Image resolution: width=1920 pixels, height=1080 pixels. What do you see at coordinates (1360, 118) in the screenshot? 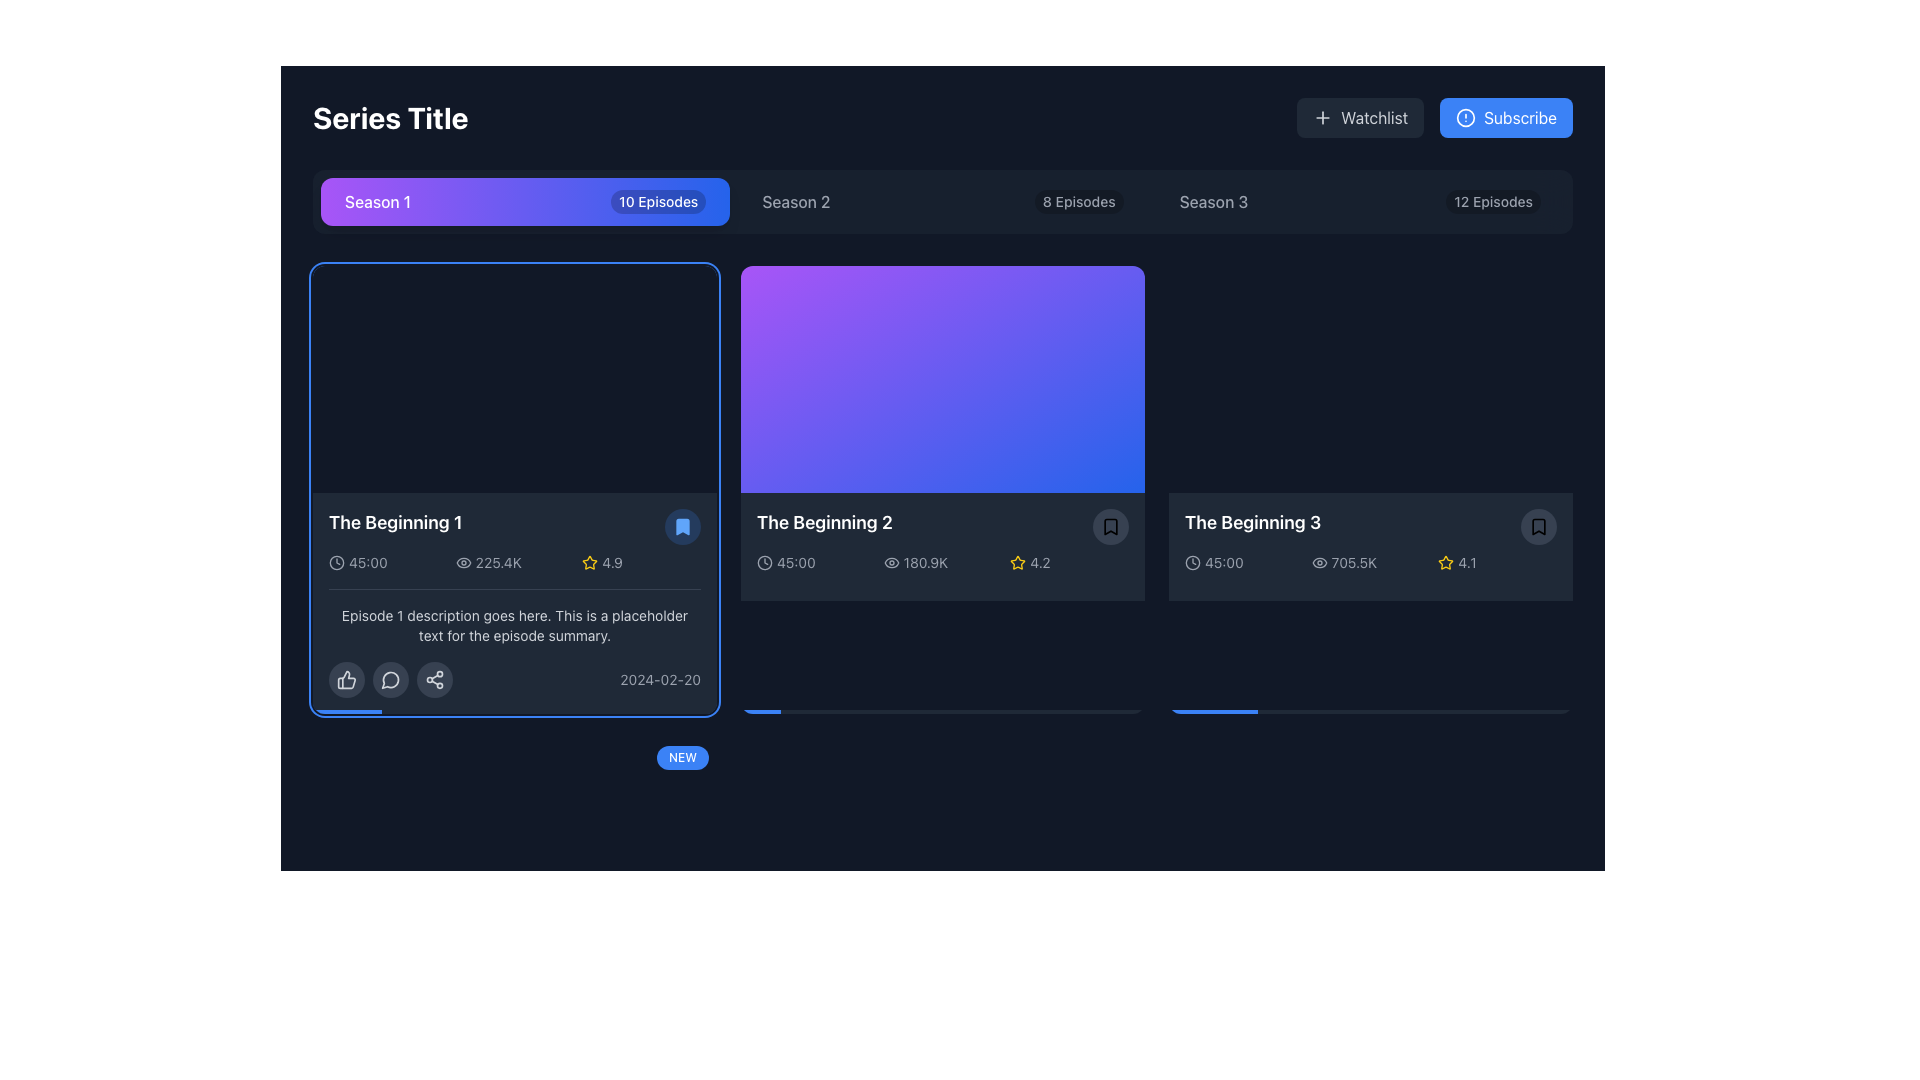
I see `the 'Add to Watchlist' button located to the immediate left of the blue 'Subscribe' button in the upper-right corner of the interface` at bounding box center [1360, 118].